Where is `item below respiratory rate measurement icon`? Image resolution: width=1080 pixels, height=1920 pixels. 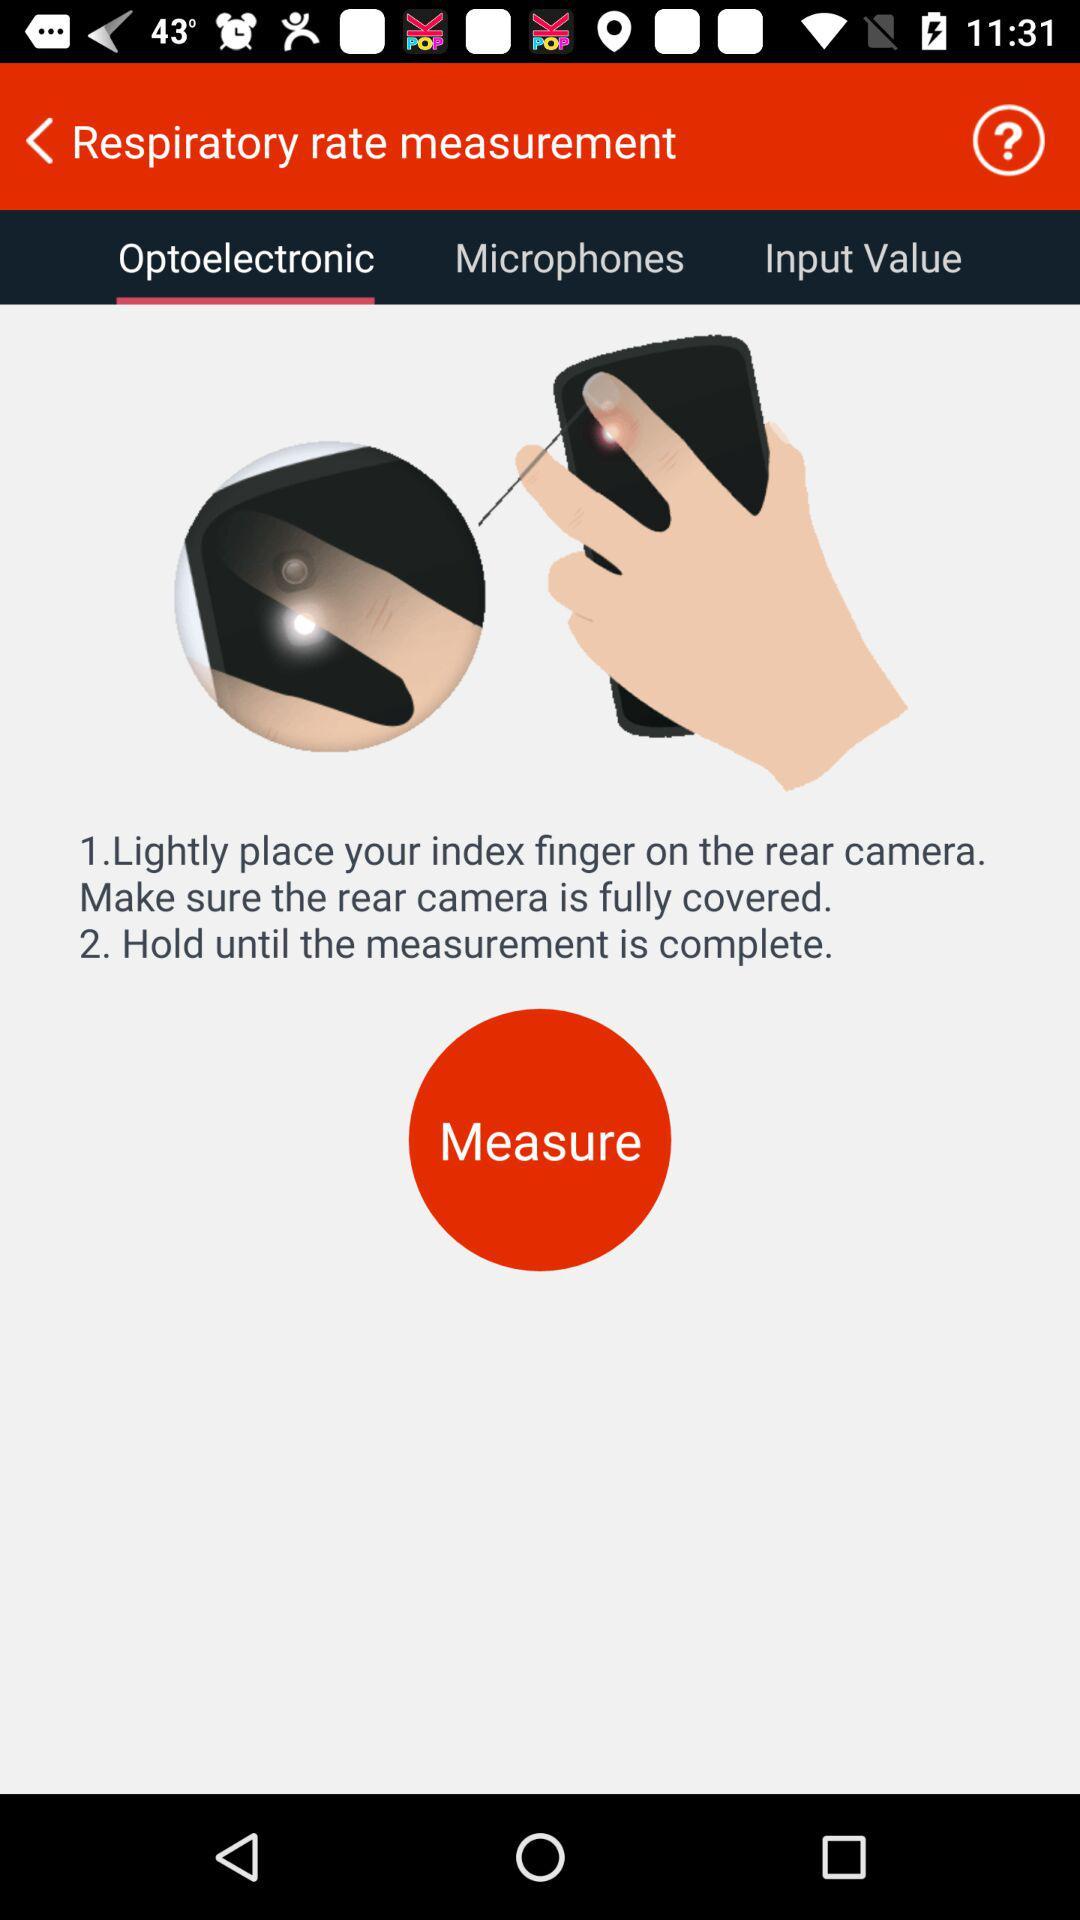
item below respiratory rate measurement icon is located at coordinates (862, 256).